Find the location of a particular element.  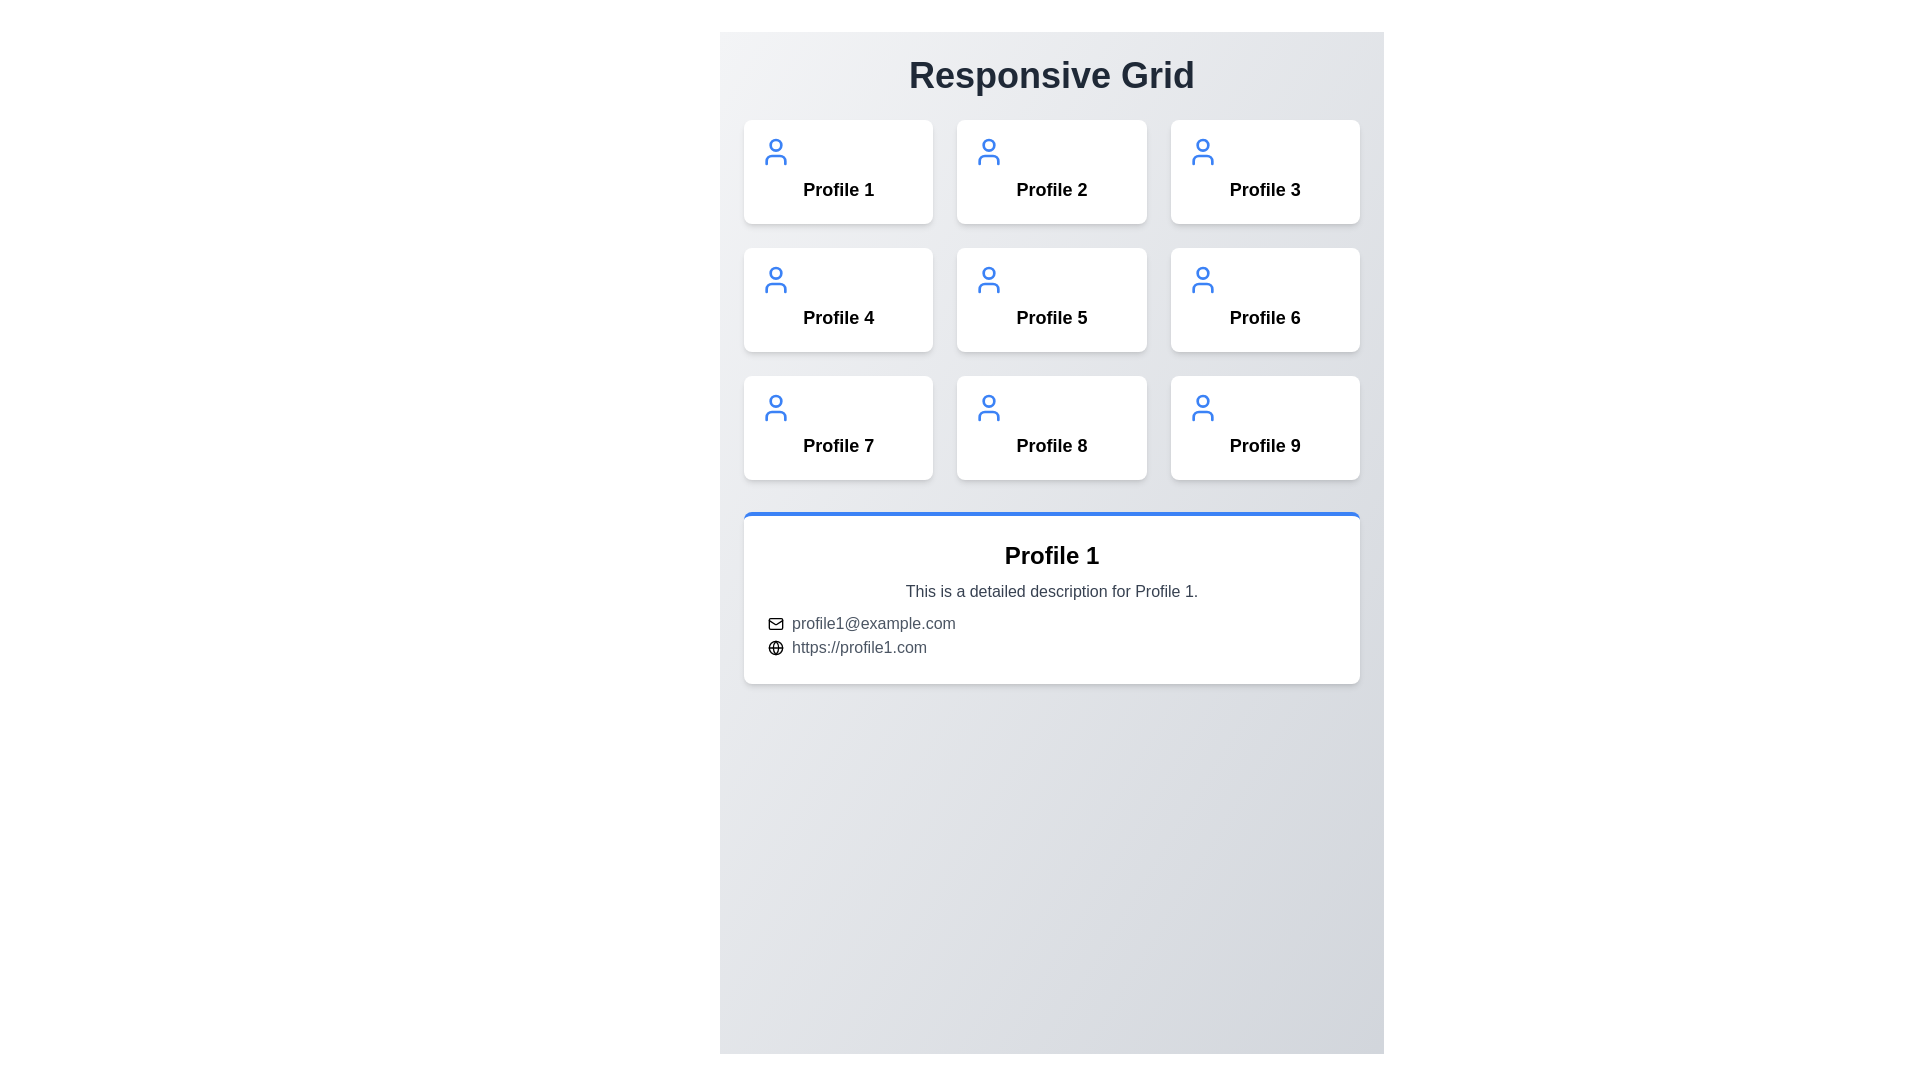

the 7th card representing 'Profile 7' is located at coordinates (838, 427).